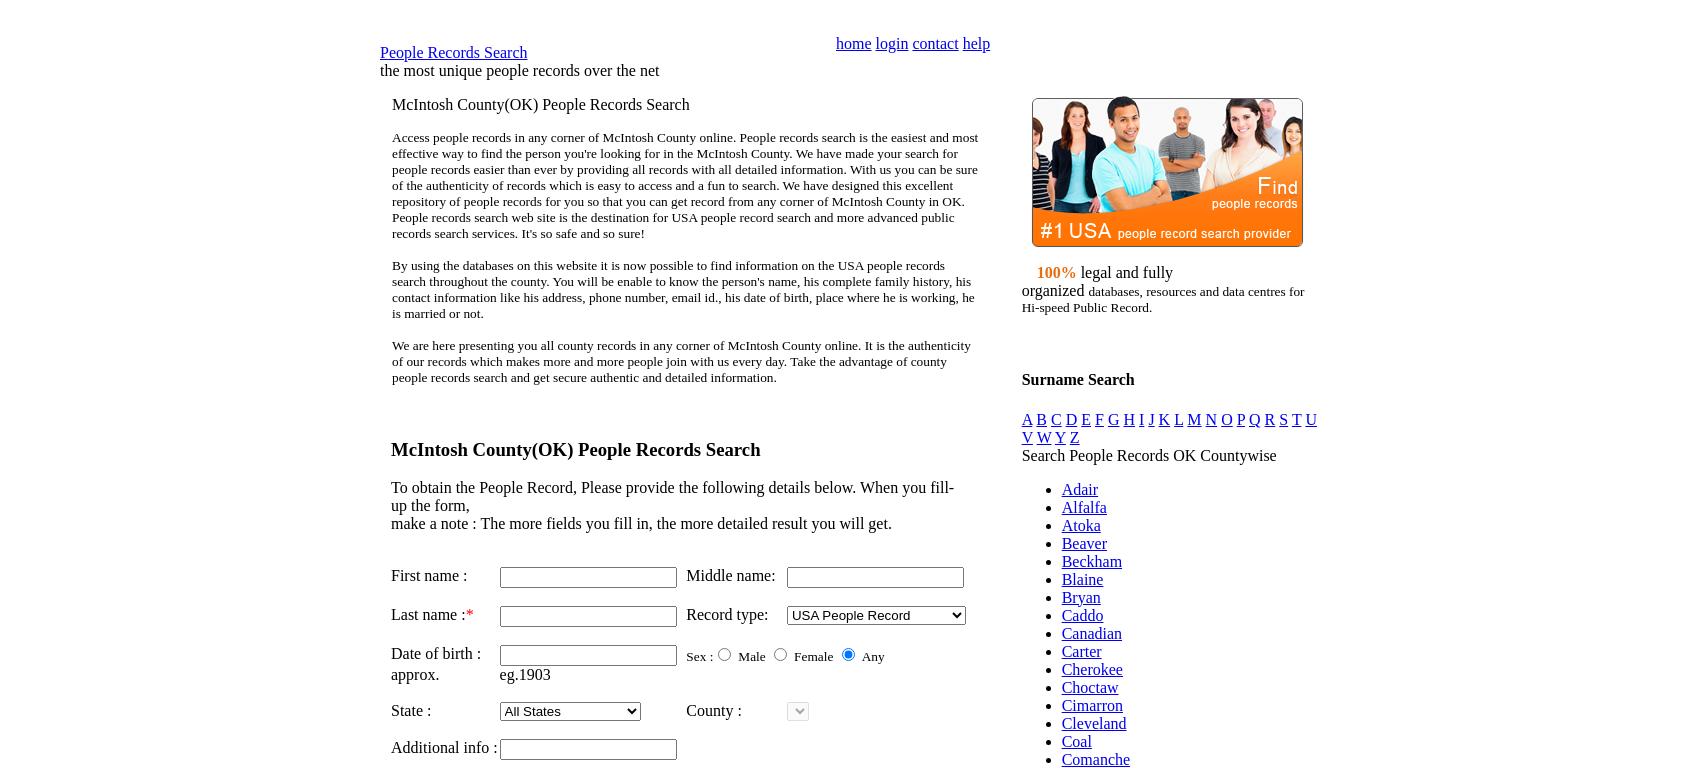  What do you see at coordinates (1083, 506) in the screenshot?
I see `'Alfalfa'` at bounding box center [1083, 506].